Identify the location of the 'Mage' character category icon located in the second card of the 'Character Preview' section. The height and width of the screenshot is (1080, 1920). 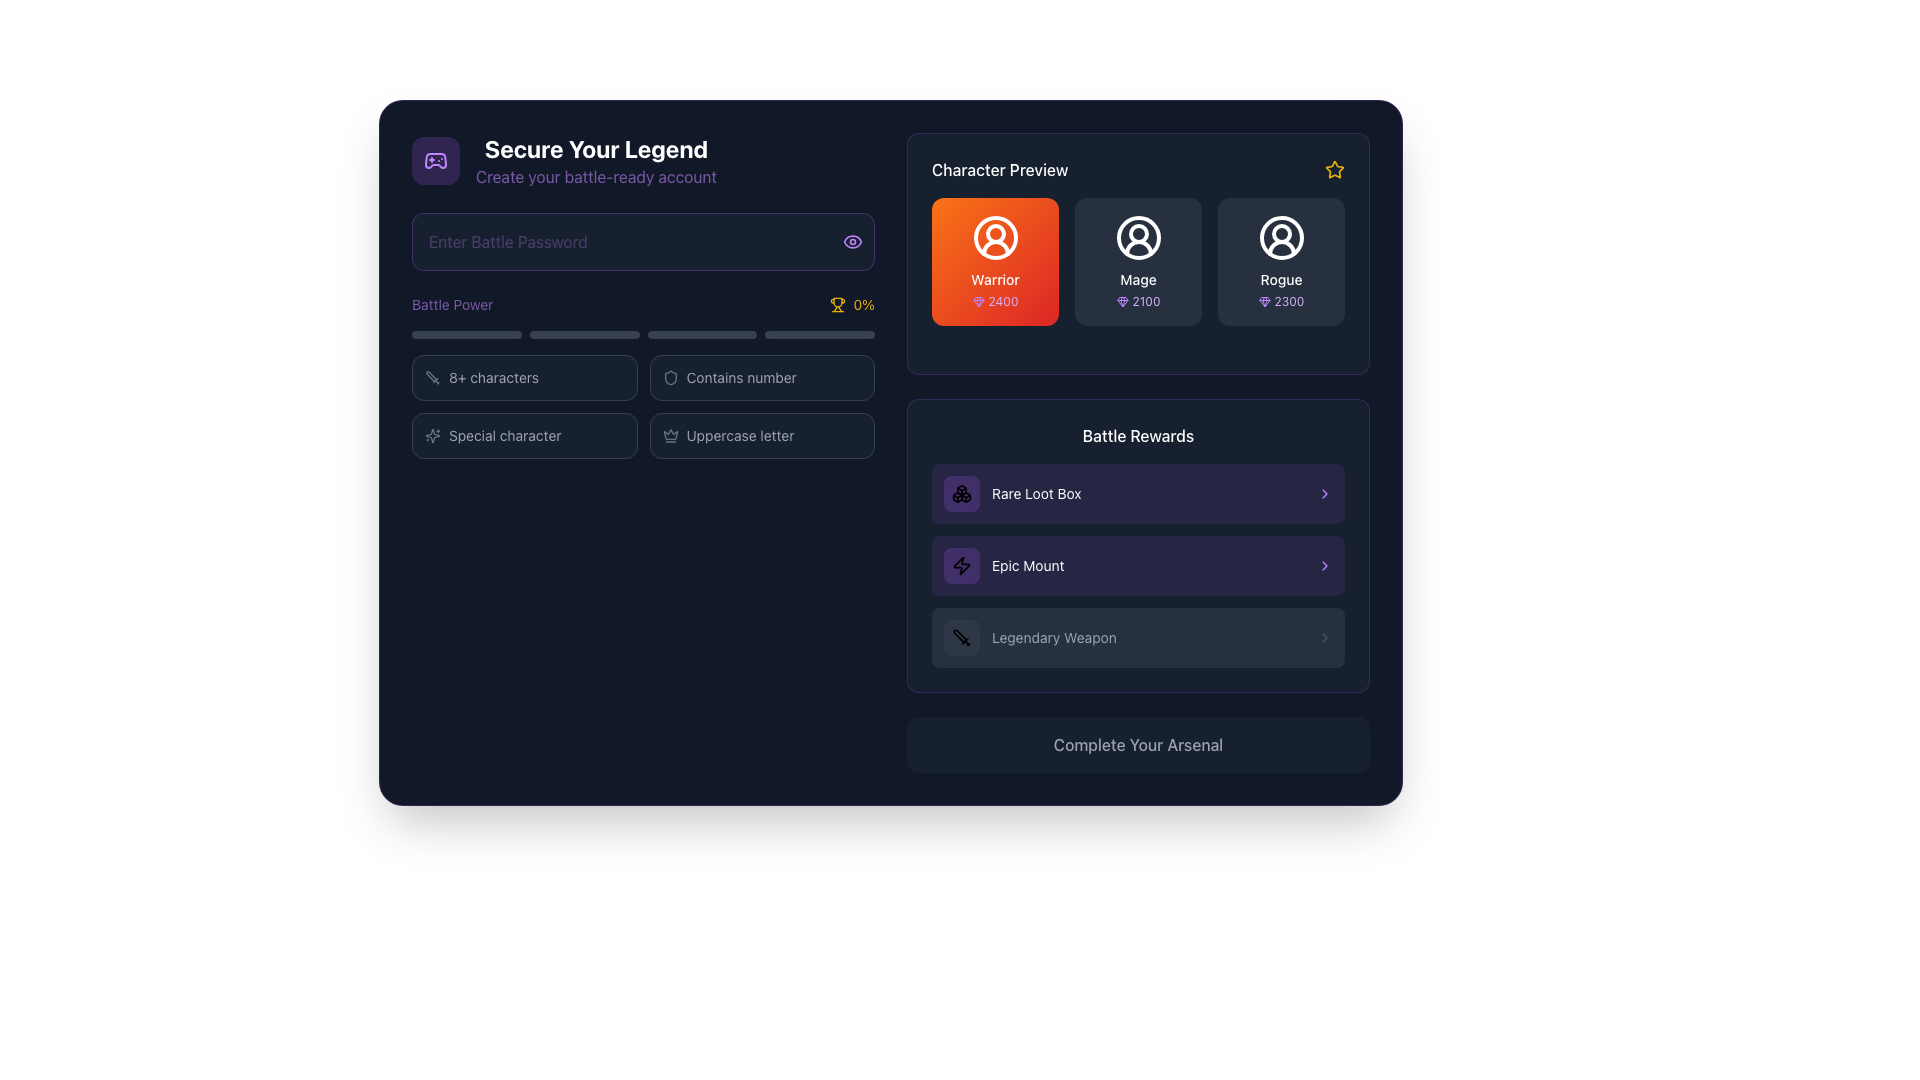
(1138, 237).